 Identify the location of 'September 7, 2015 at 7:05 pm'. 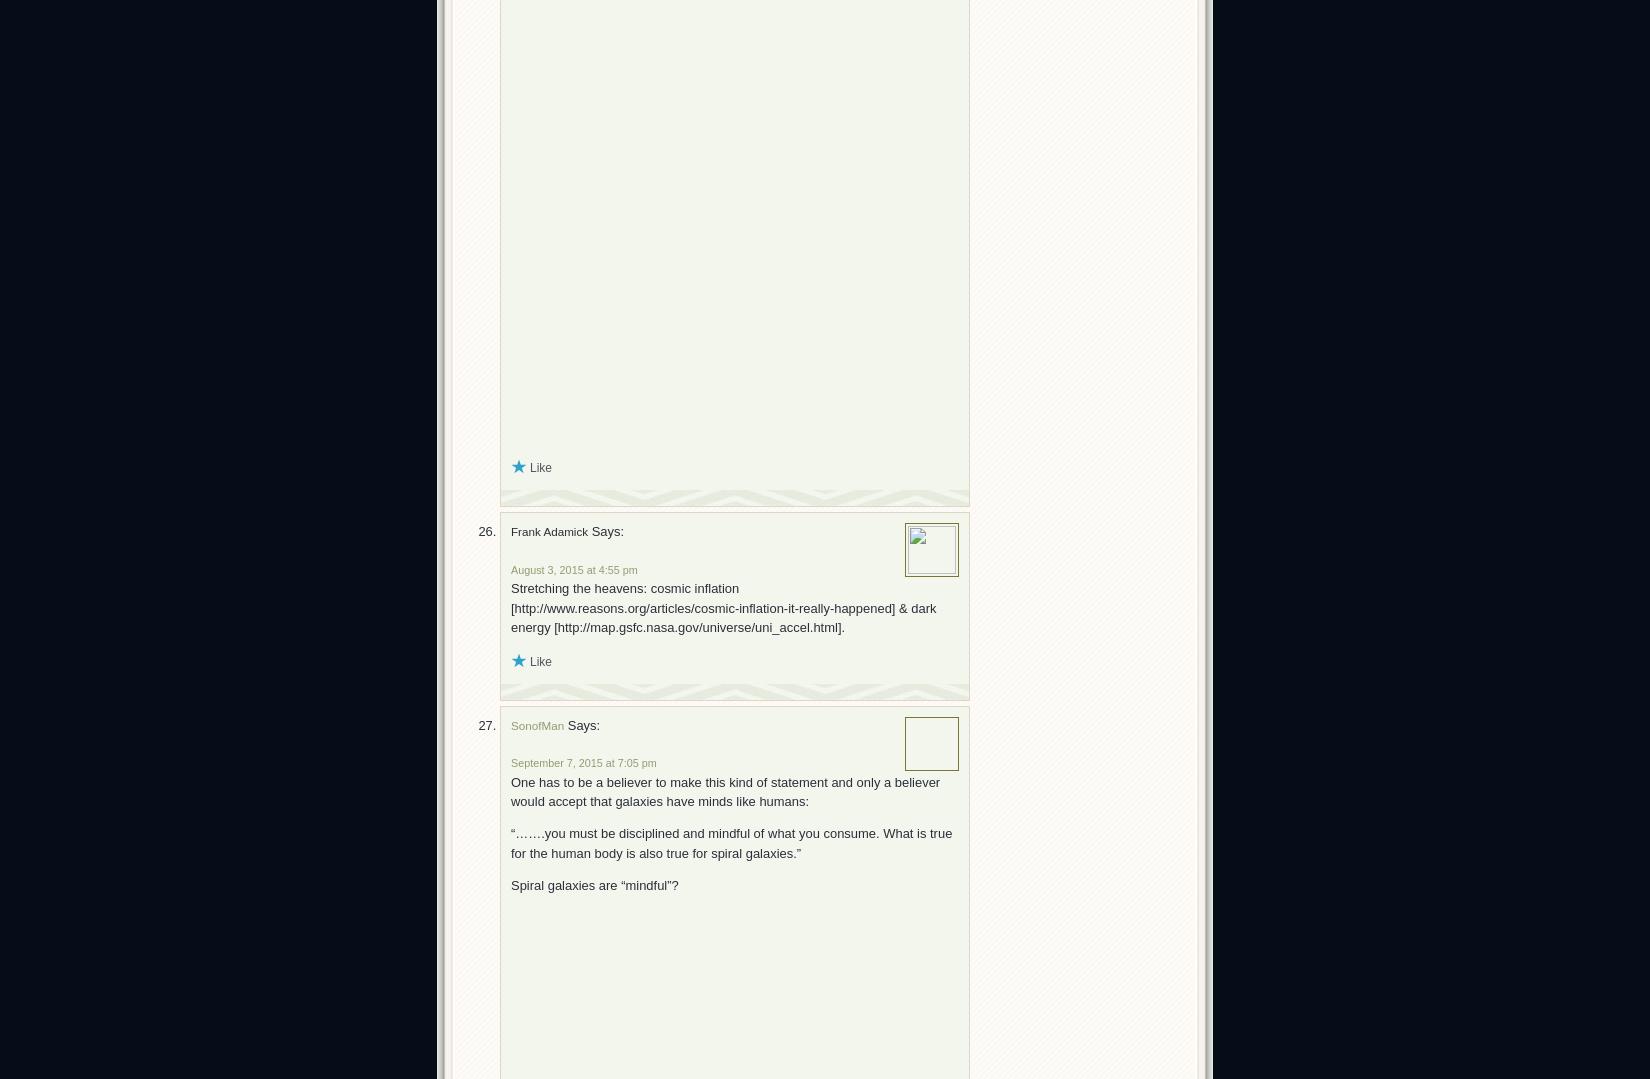
(582, 761).